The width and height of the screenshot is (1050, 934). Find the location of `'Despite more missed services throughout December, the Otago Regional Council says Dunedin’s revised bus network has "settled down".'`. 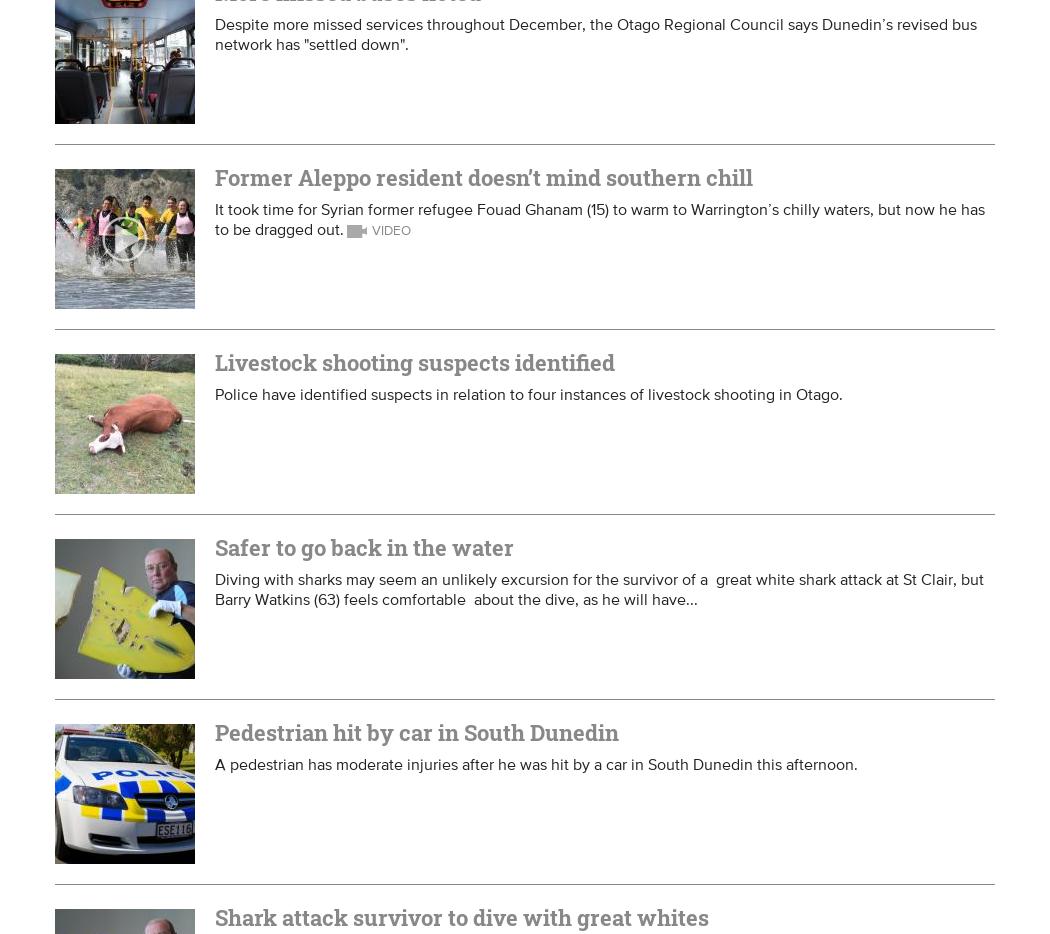

'Despite more missed services throughout December, the Otago Regional Council says Dunedin’s revised bus network has "settled down".' is located at coordinates (594, 32).